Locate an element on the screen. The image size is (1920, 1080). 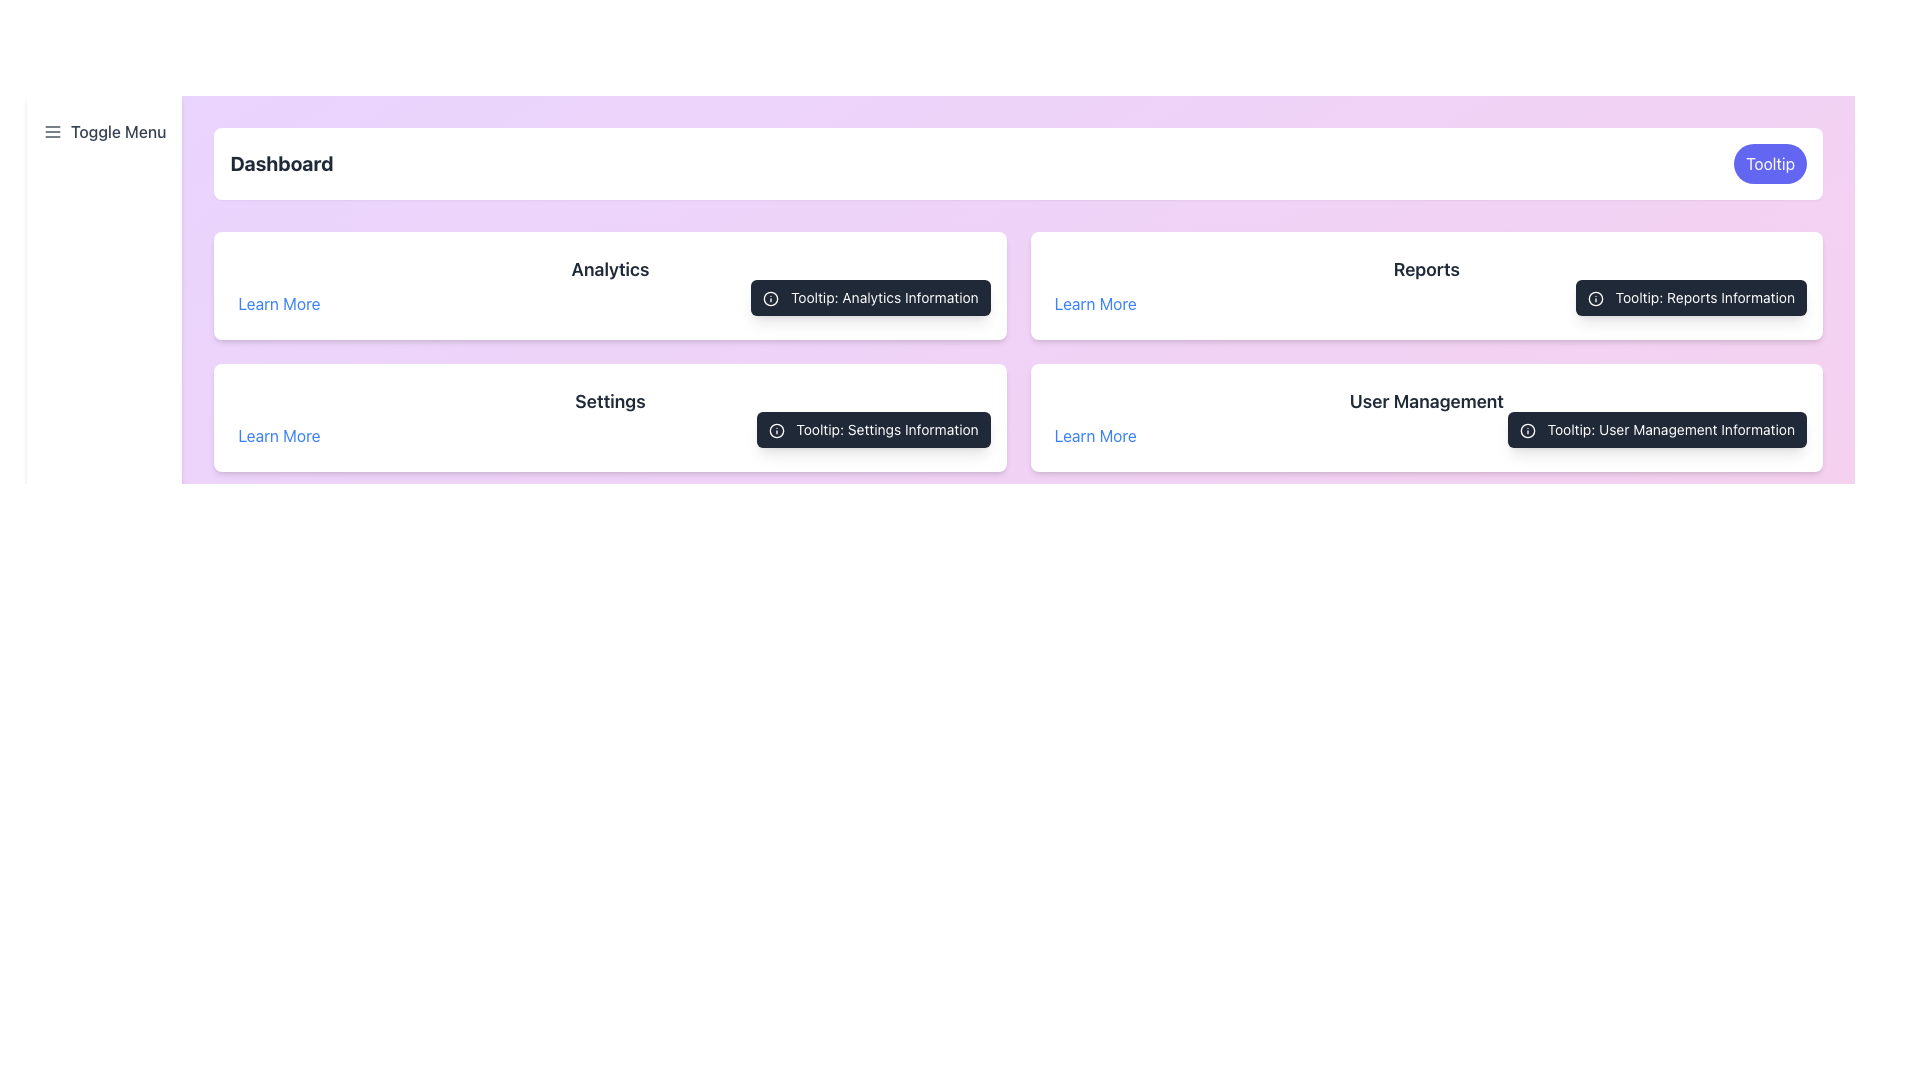
the Tooltip that provides additional information about the 'Reports' section, located adjacent to the 'Learn More' link in the top right of the section block is located at coordinates (1690, 297).